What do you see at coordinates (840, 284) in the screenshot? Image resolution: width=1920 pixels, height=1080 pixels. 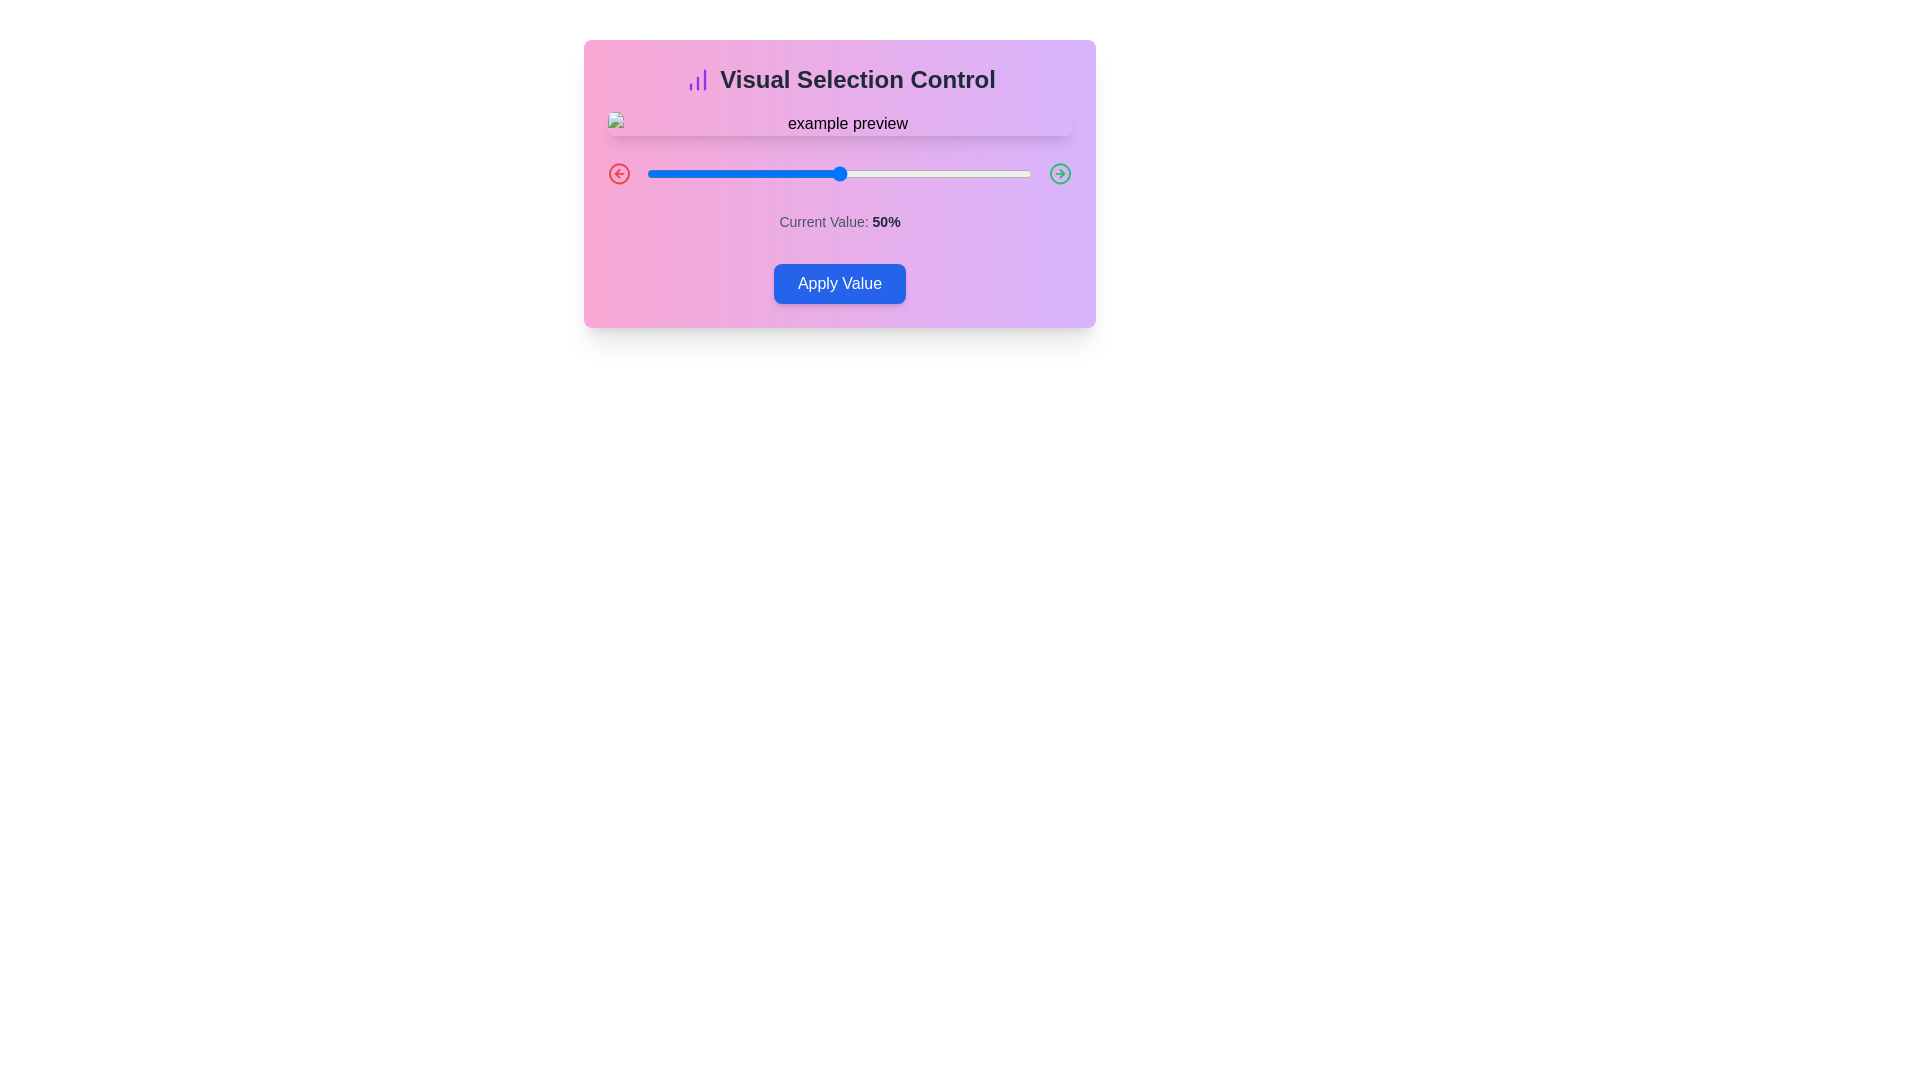 I see `'Apply Value' button` at bounding box center [840, 284].